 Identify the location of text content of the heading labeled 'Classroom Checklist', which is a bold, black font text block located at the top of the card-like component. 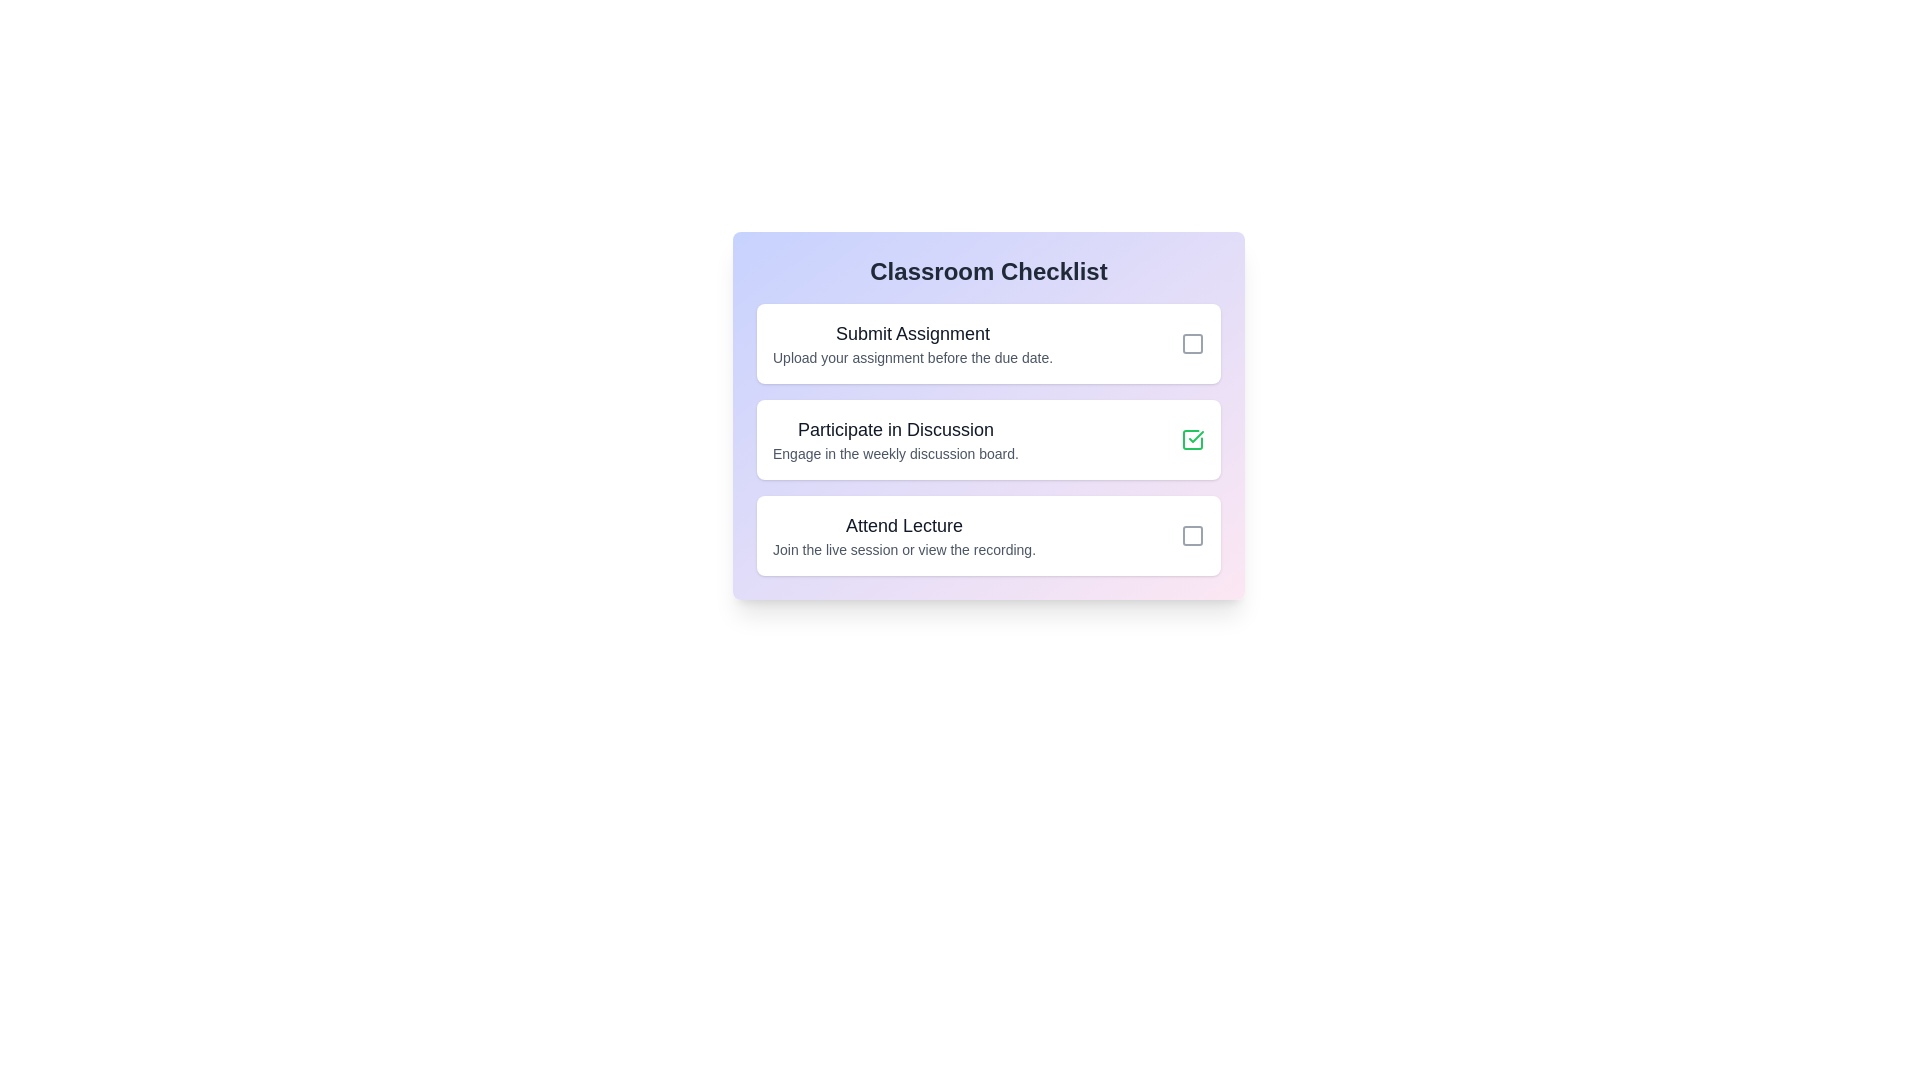
(988, 272).